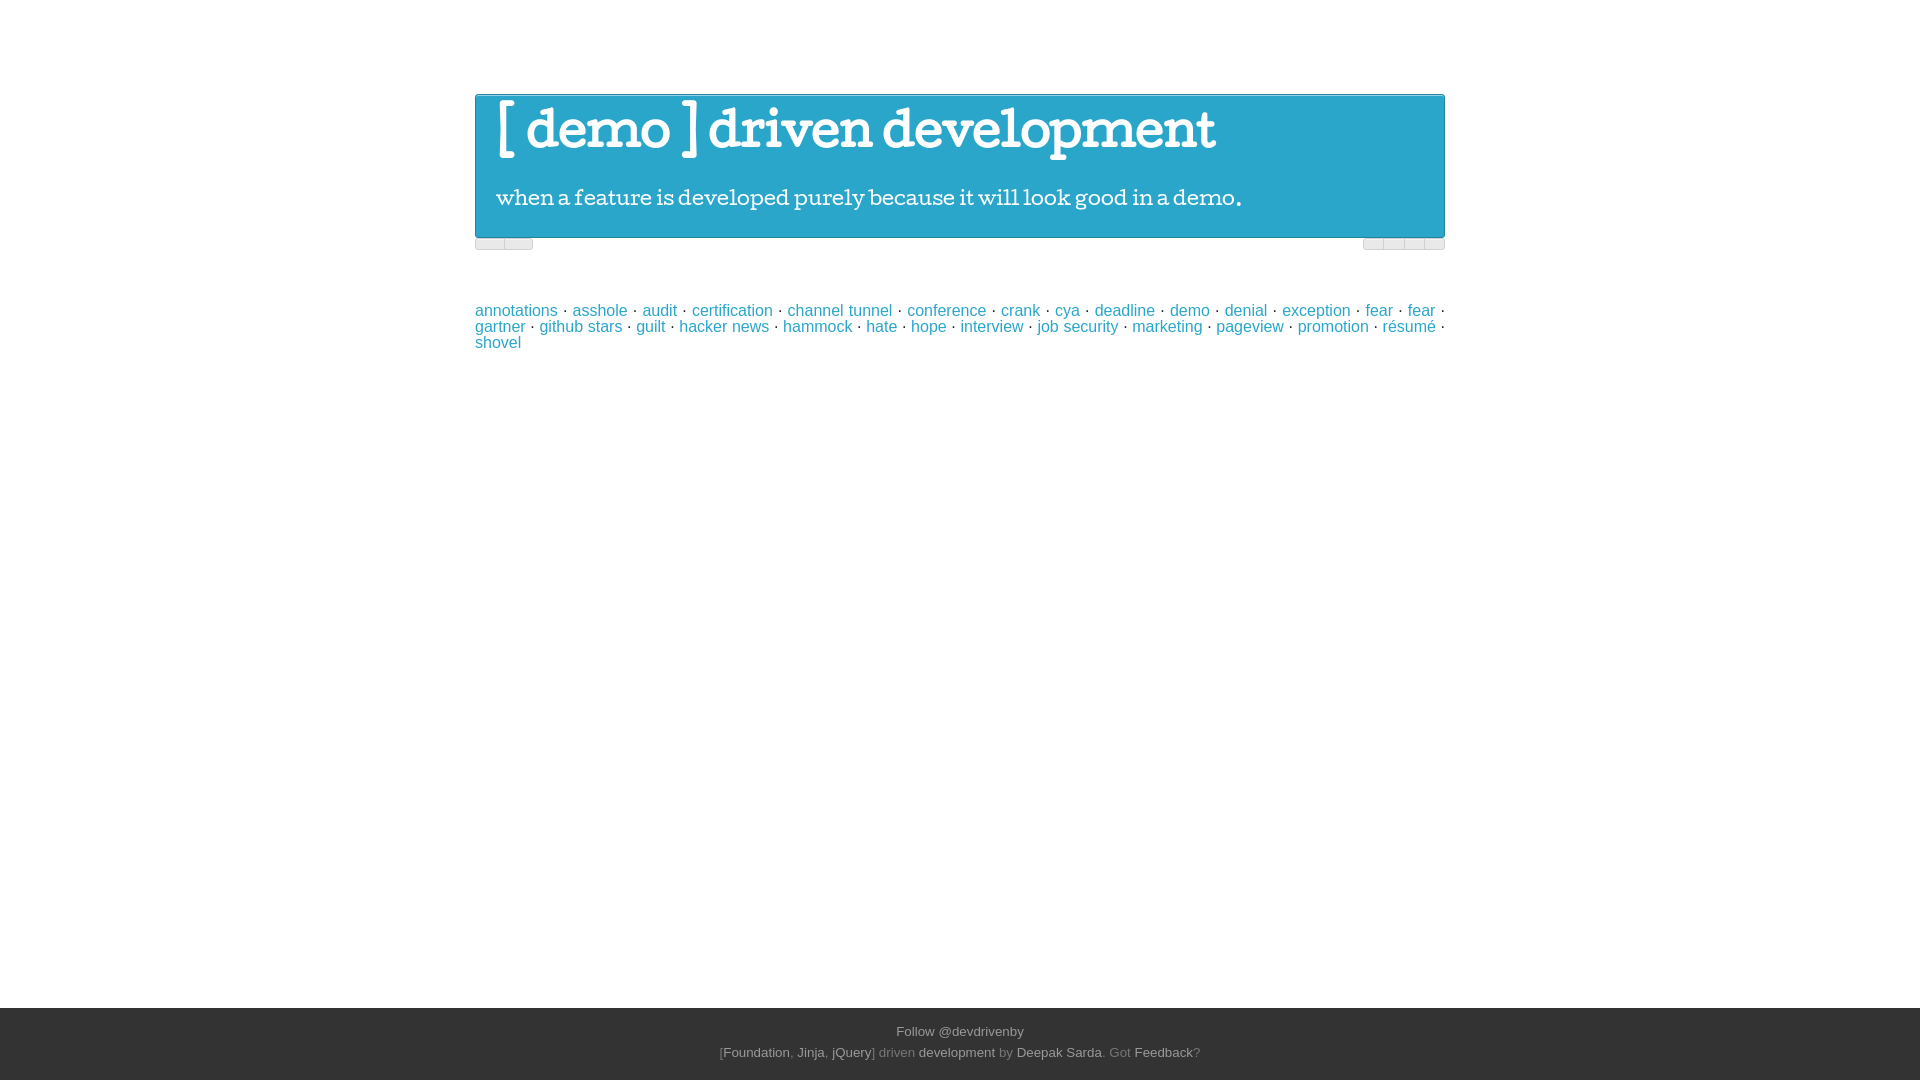 The image size is (1920, 1080). What do you see at coordinates (1377, 310) in the screenshot?
I see `'fear'` at bounding box center [1377, 310].